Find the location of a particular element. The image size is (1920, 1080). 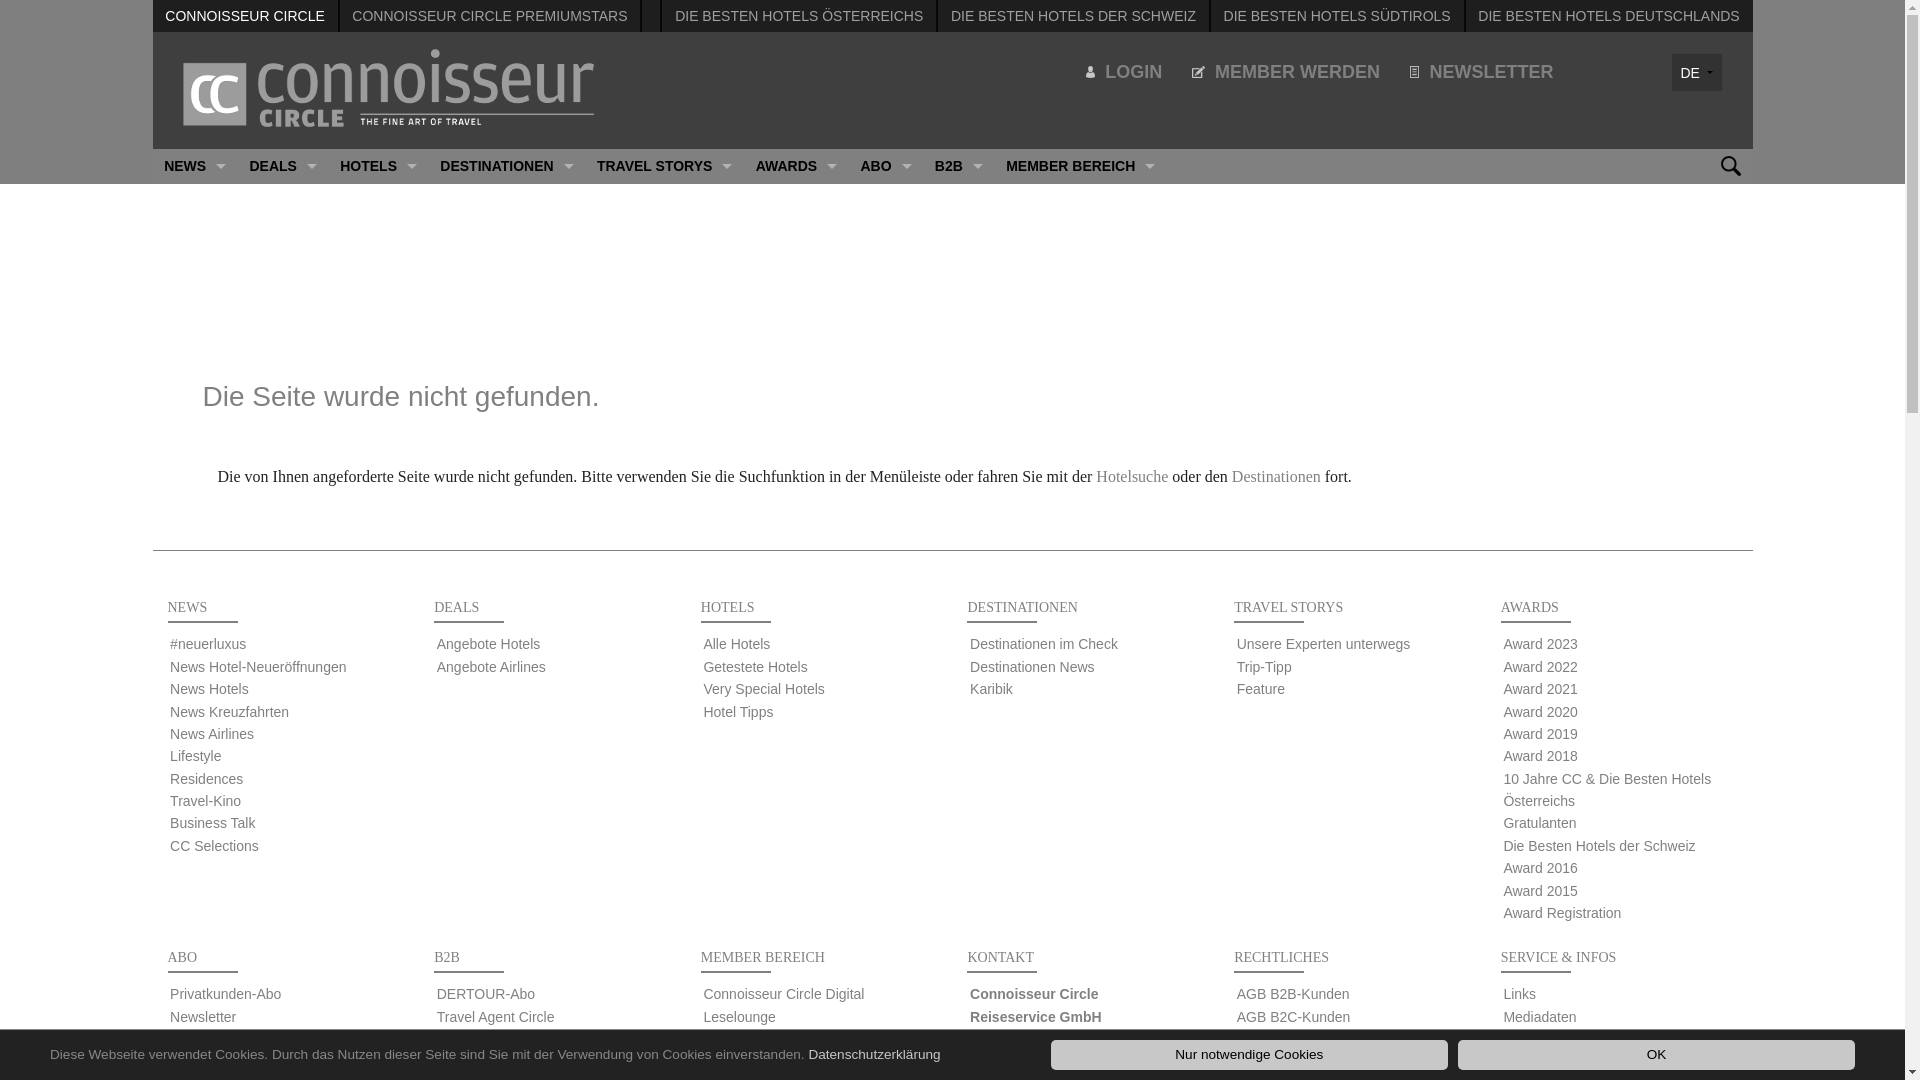

'CC SELECTIONS' is located at coordinates (151, 515).